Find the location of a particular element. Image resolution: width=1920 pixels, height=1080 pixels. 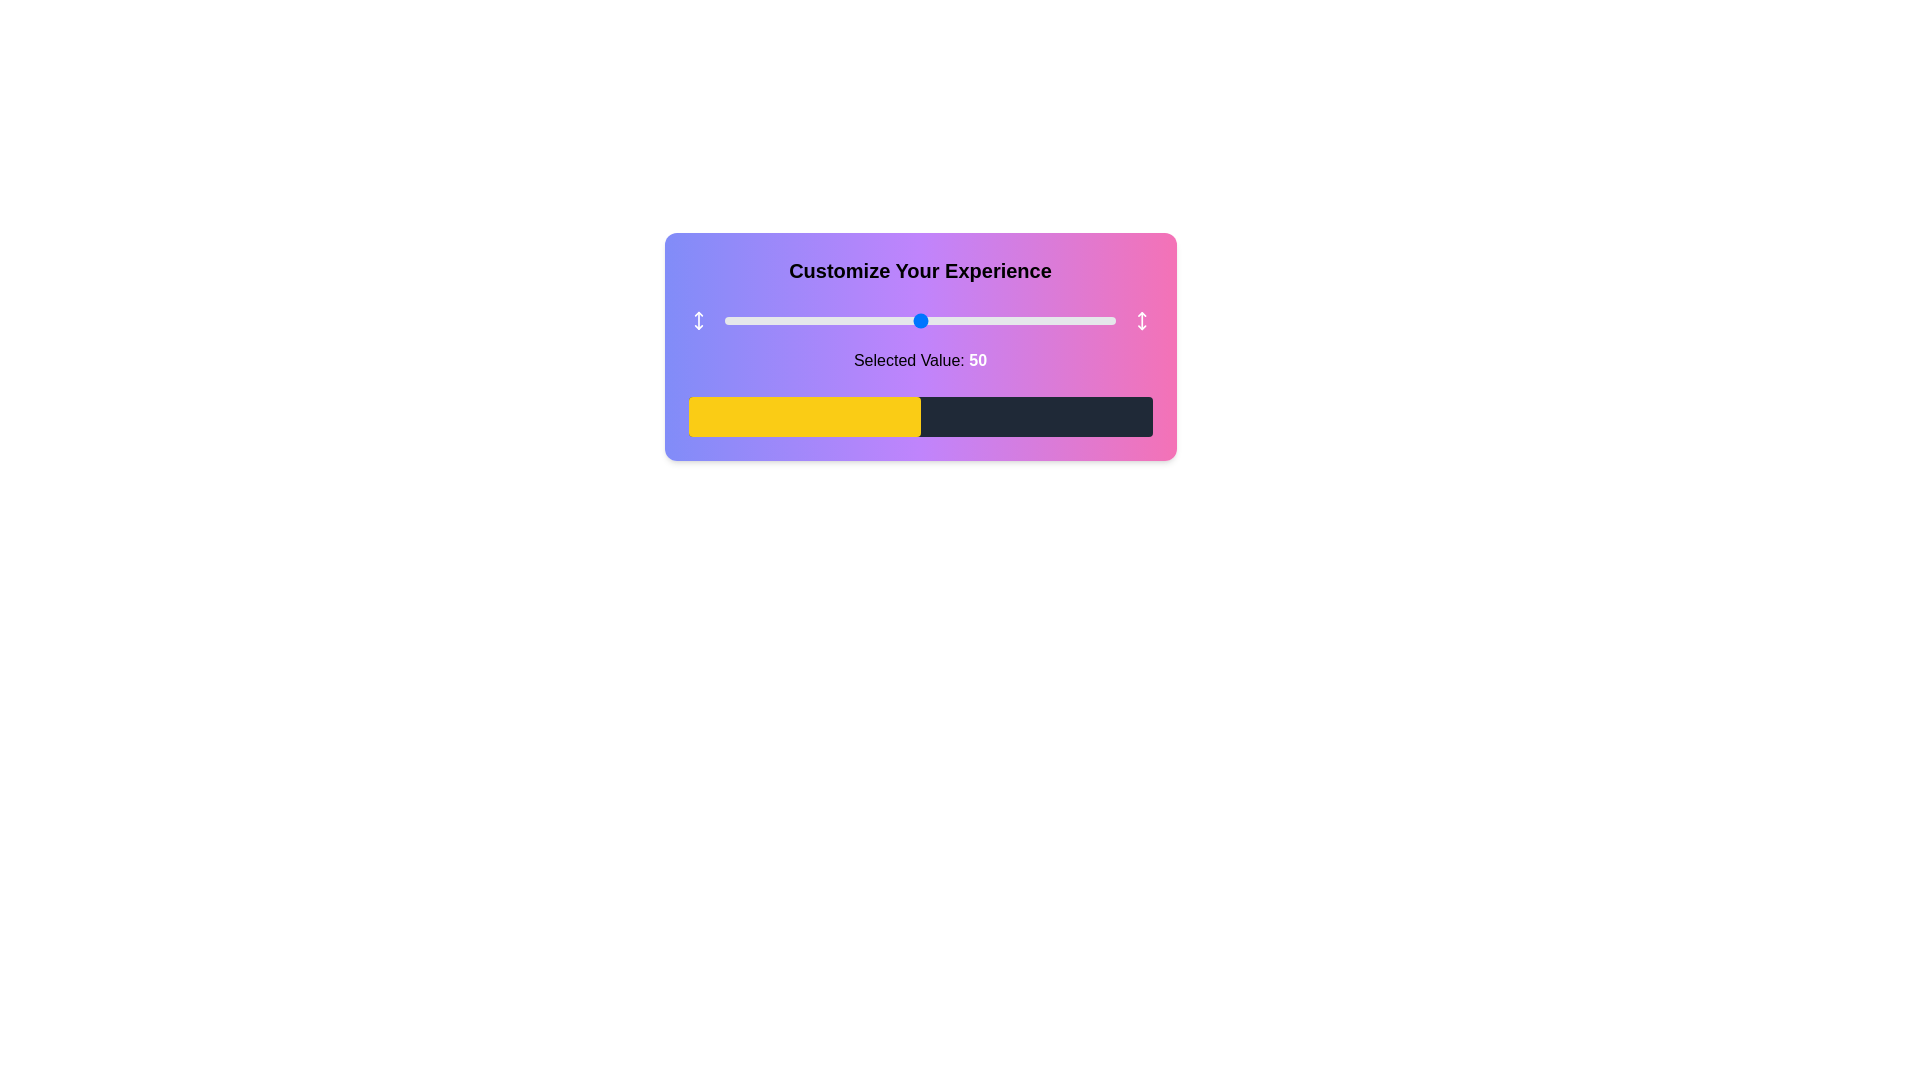

the slider to set its value to 88 is located at coordinates (1068, 319).